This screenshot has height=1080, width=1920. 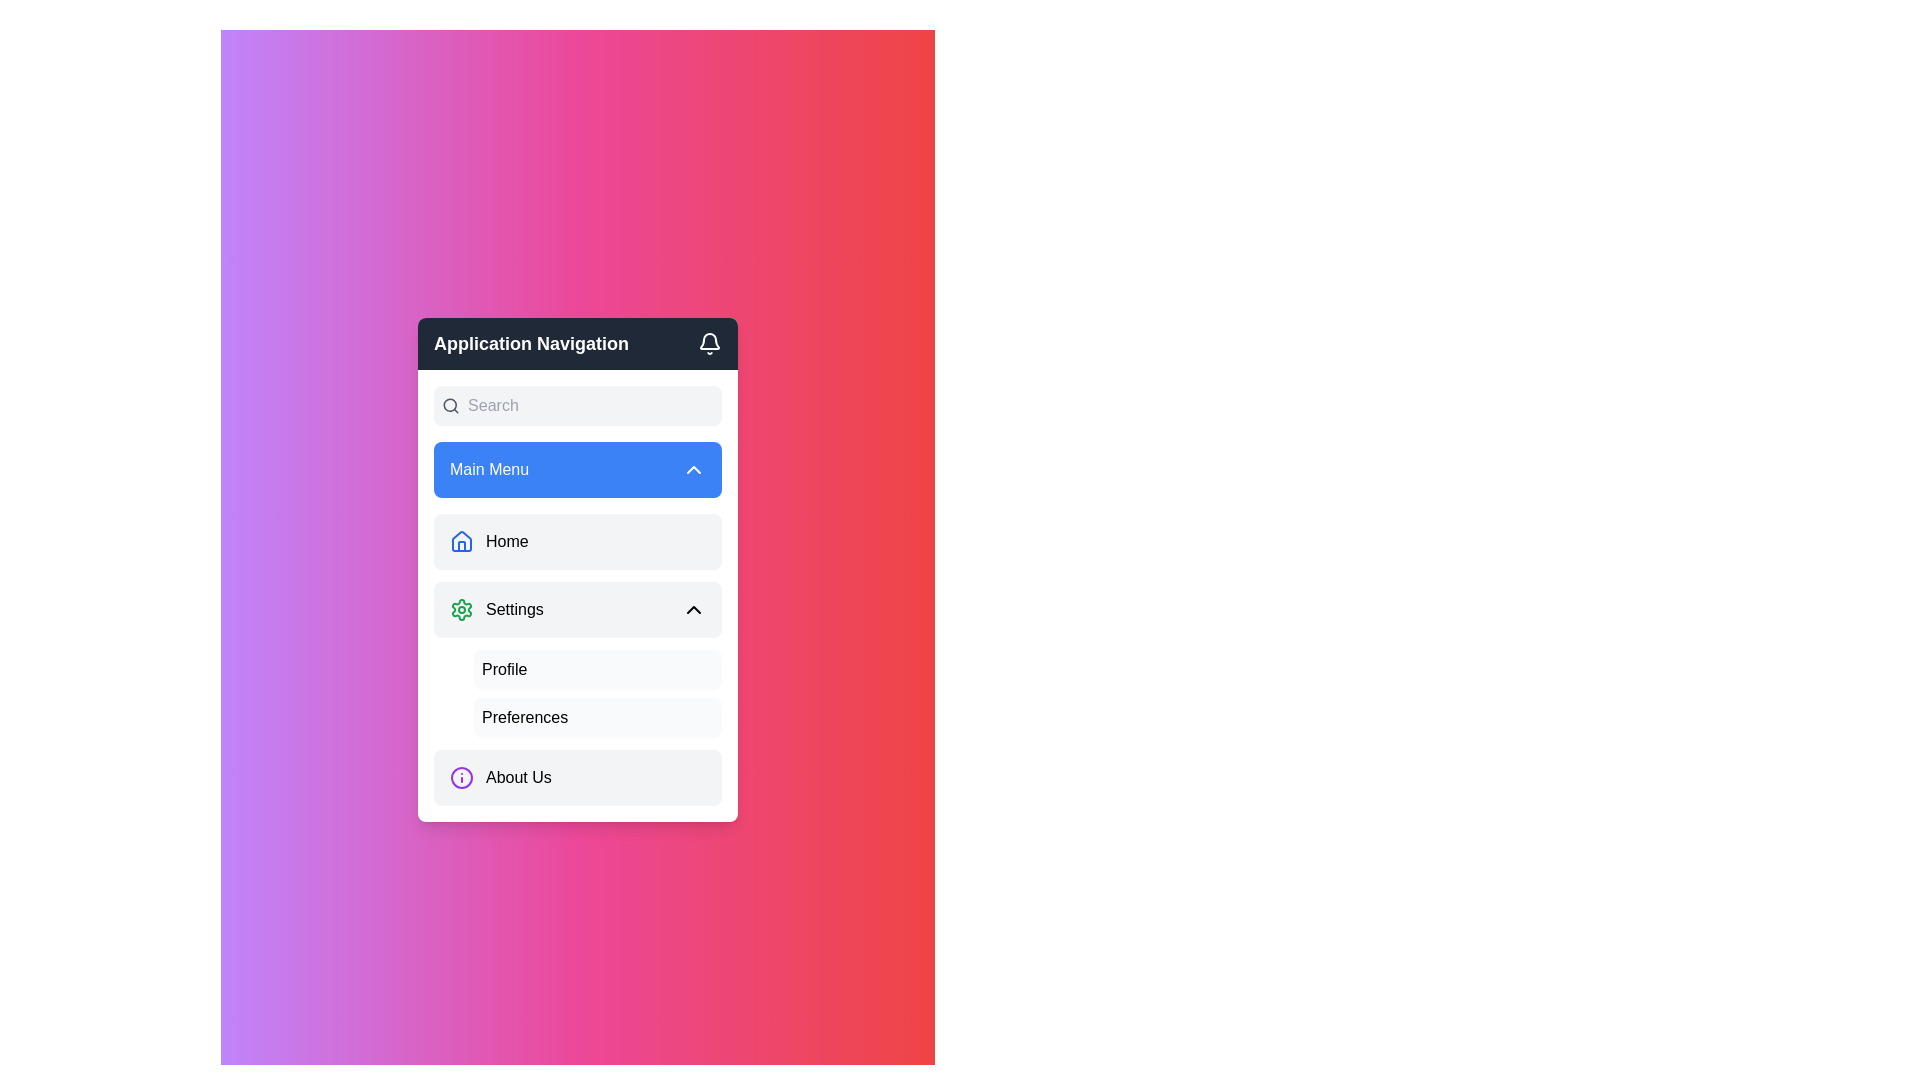 What do you see at coordinates (460, 608) in the screenshot?
I see `the 'Settings' icon located in the navigation menu, which signifies the 'Settings' functionality and is positioned before the text label 'Settings'` at bounding box center [460, 608].